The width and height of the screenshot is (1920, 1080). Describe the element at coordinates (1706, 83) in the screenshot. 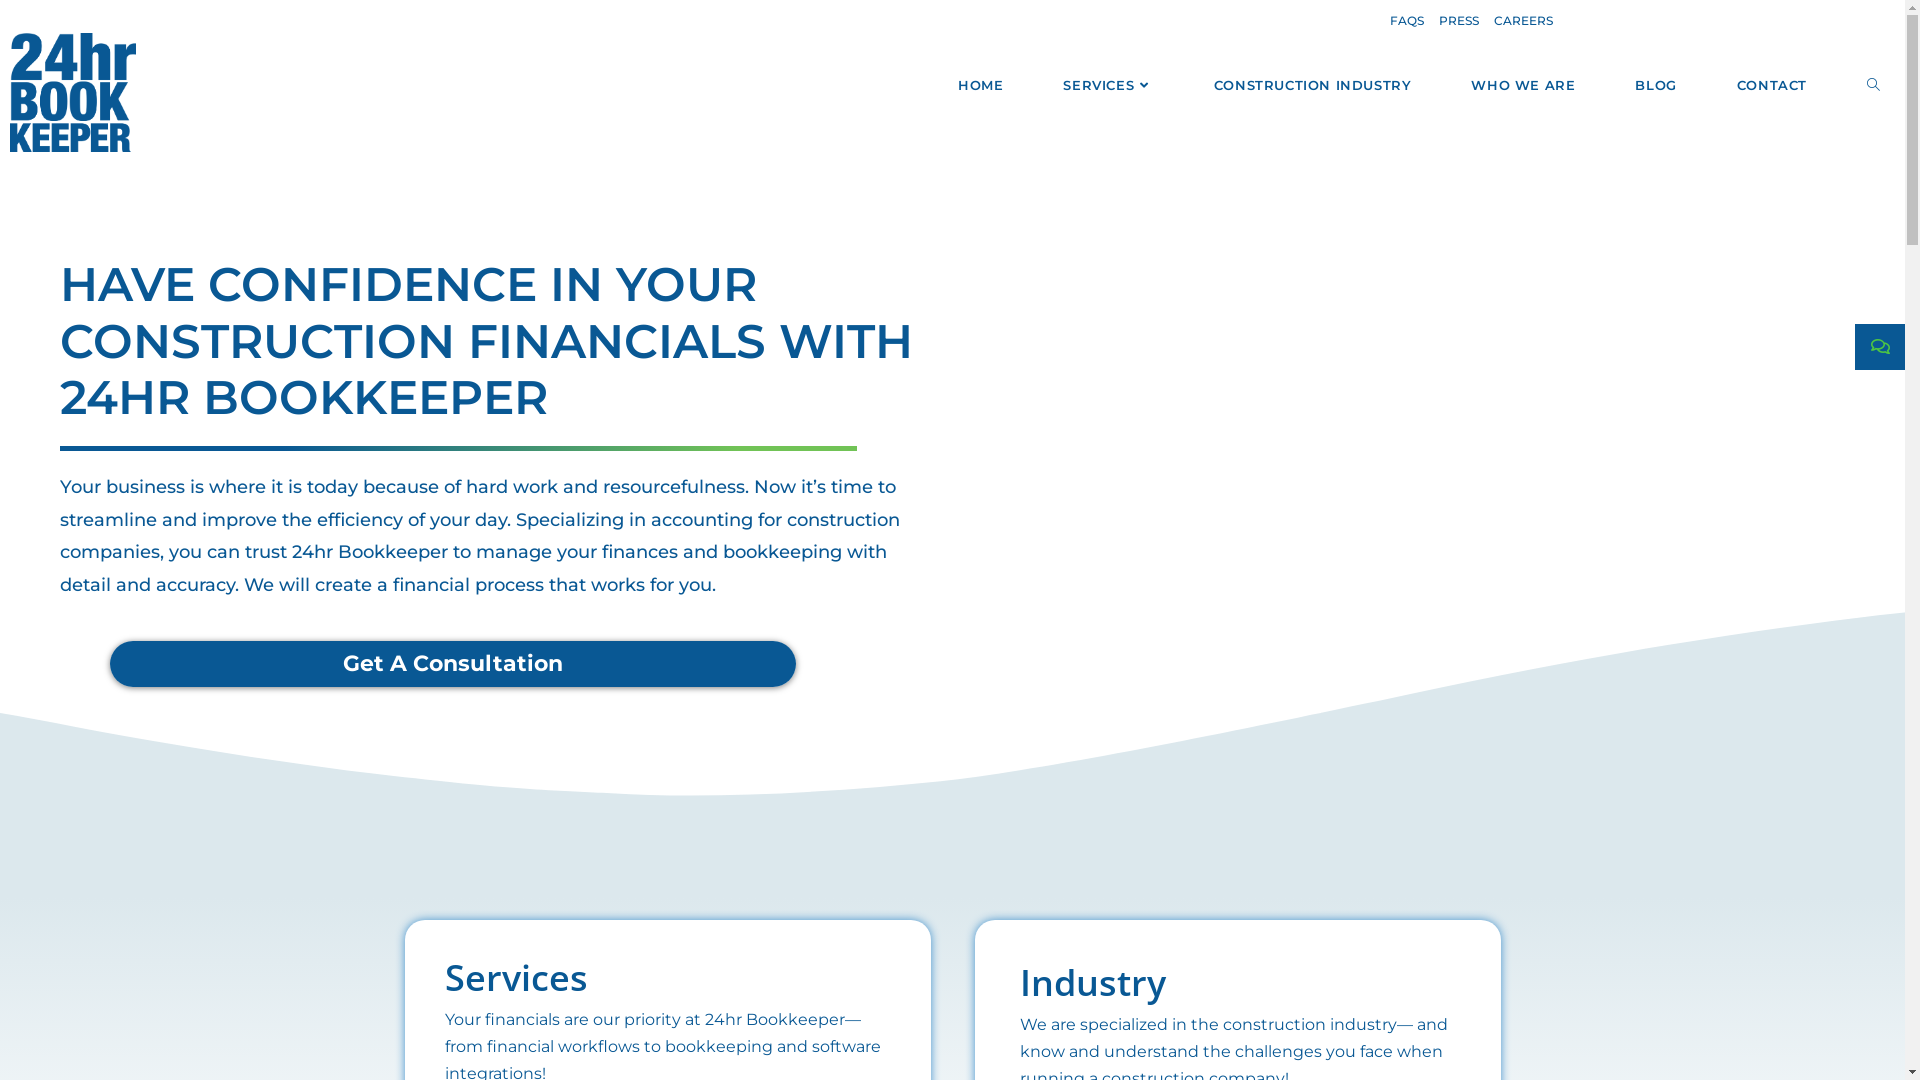

I see `'CONTACT'` at that location.